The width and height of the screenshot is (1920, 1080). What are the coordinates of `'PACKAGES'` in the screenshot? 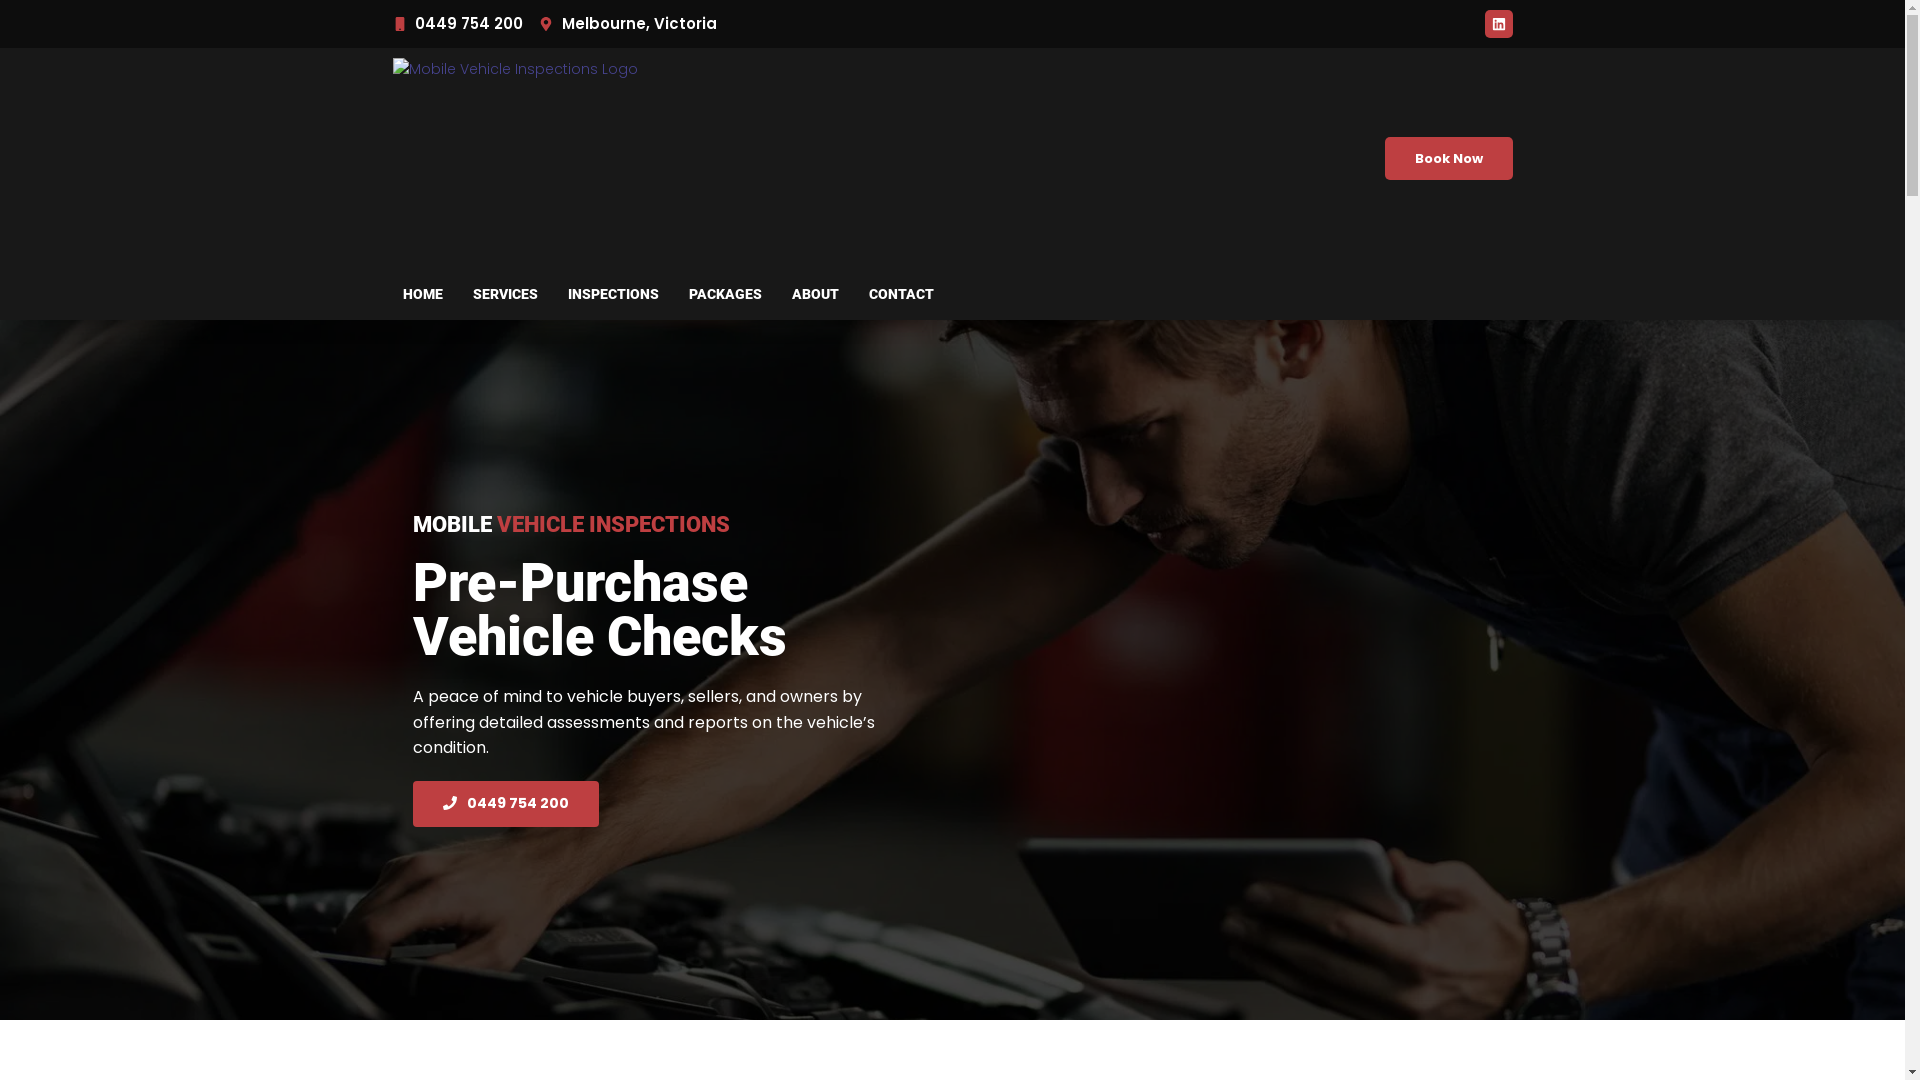 It's located at (724, 293).